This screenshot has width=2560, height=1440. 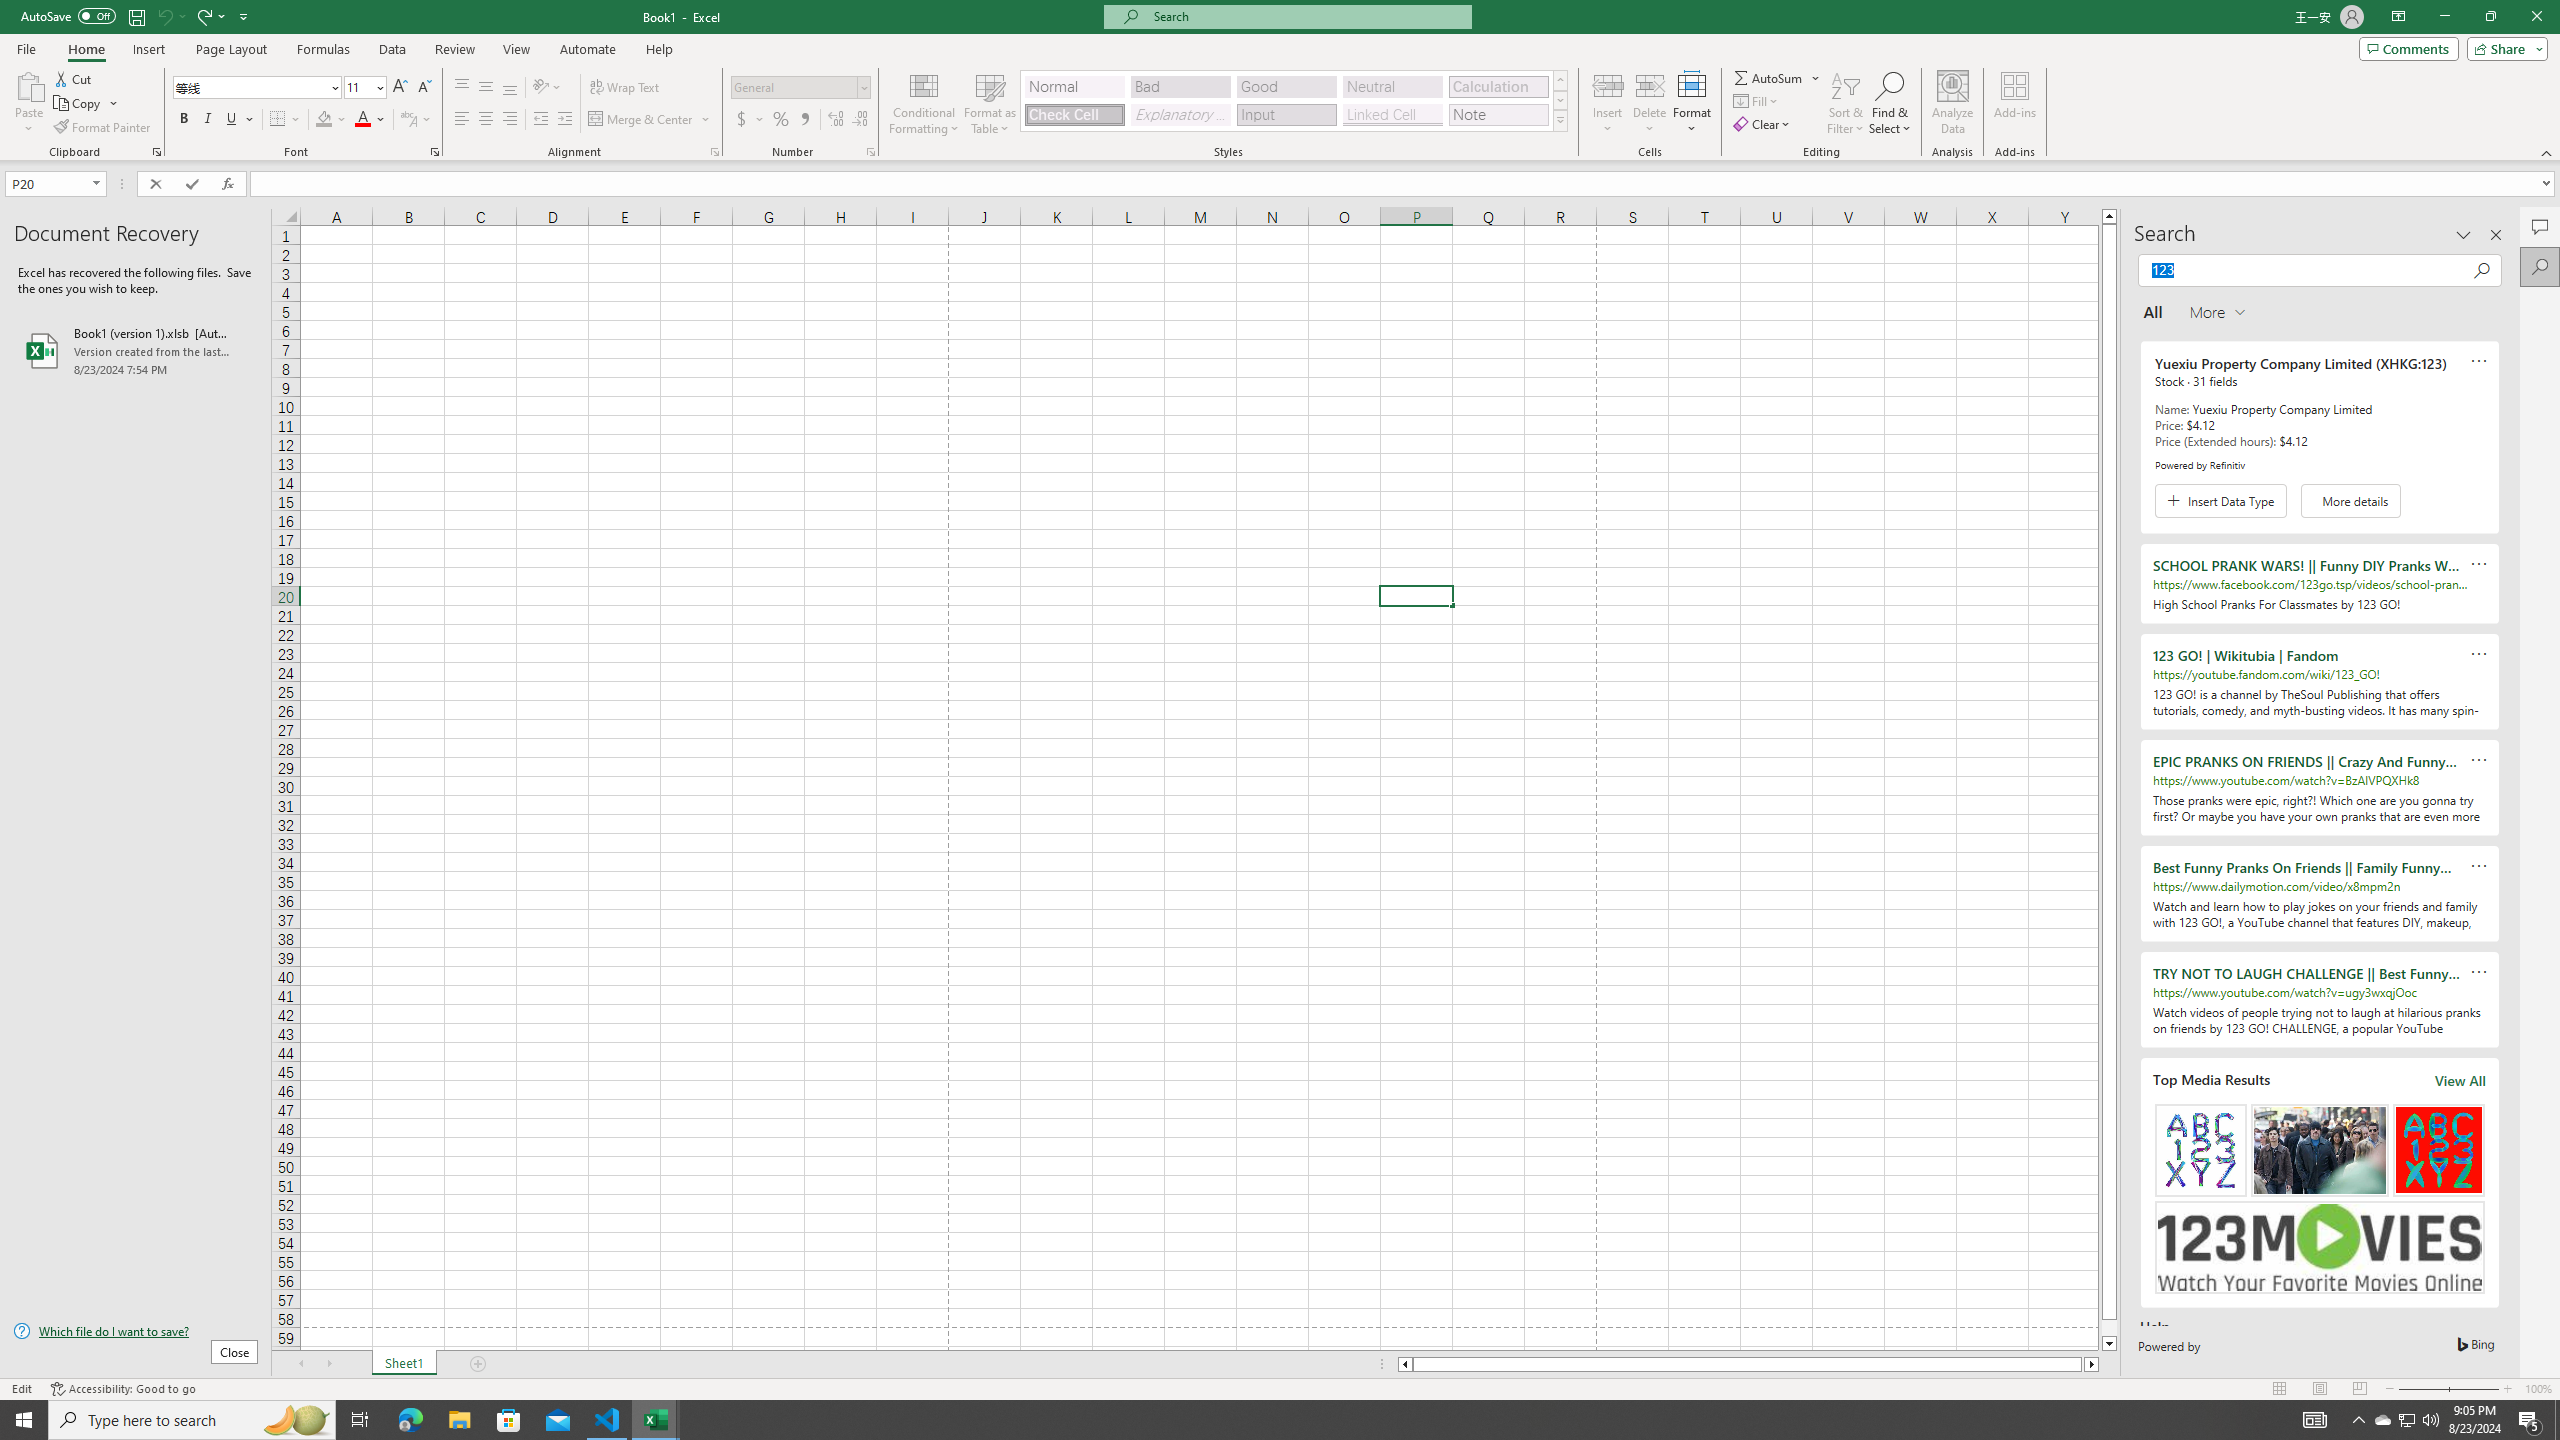 What do you see at coordinates (330, 118) in the screenshot?
I see `'Fill Color'` at bounding box center [330, 118].